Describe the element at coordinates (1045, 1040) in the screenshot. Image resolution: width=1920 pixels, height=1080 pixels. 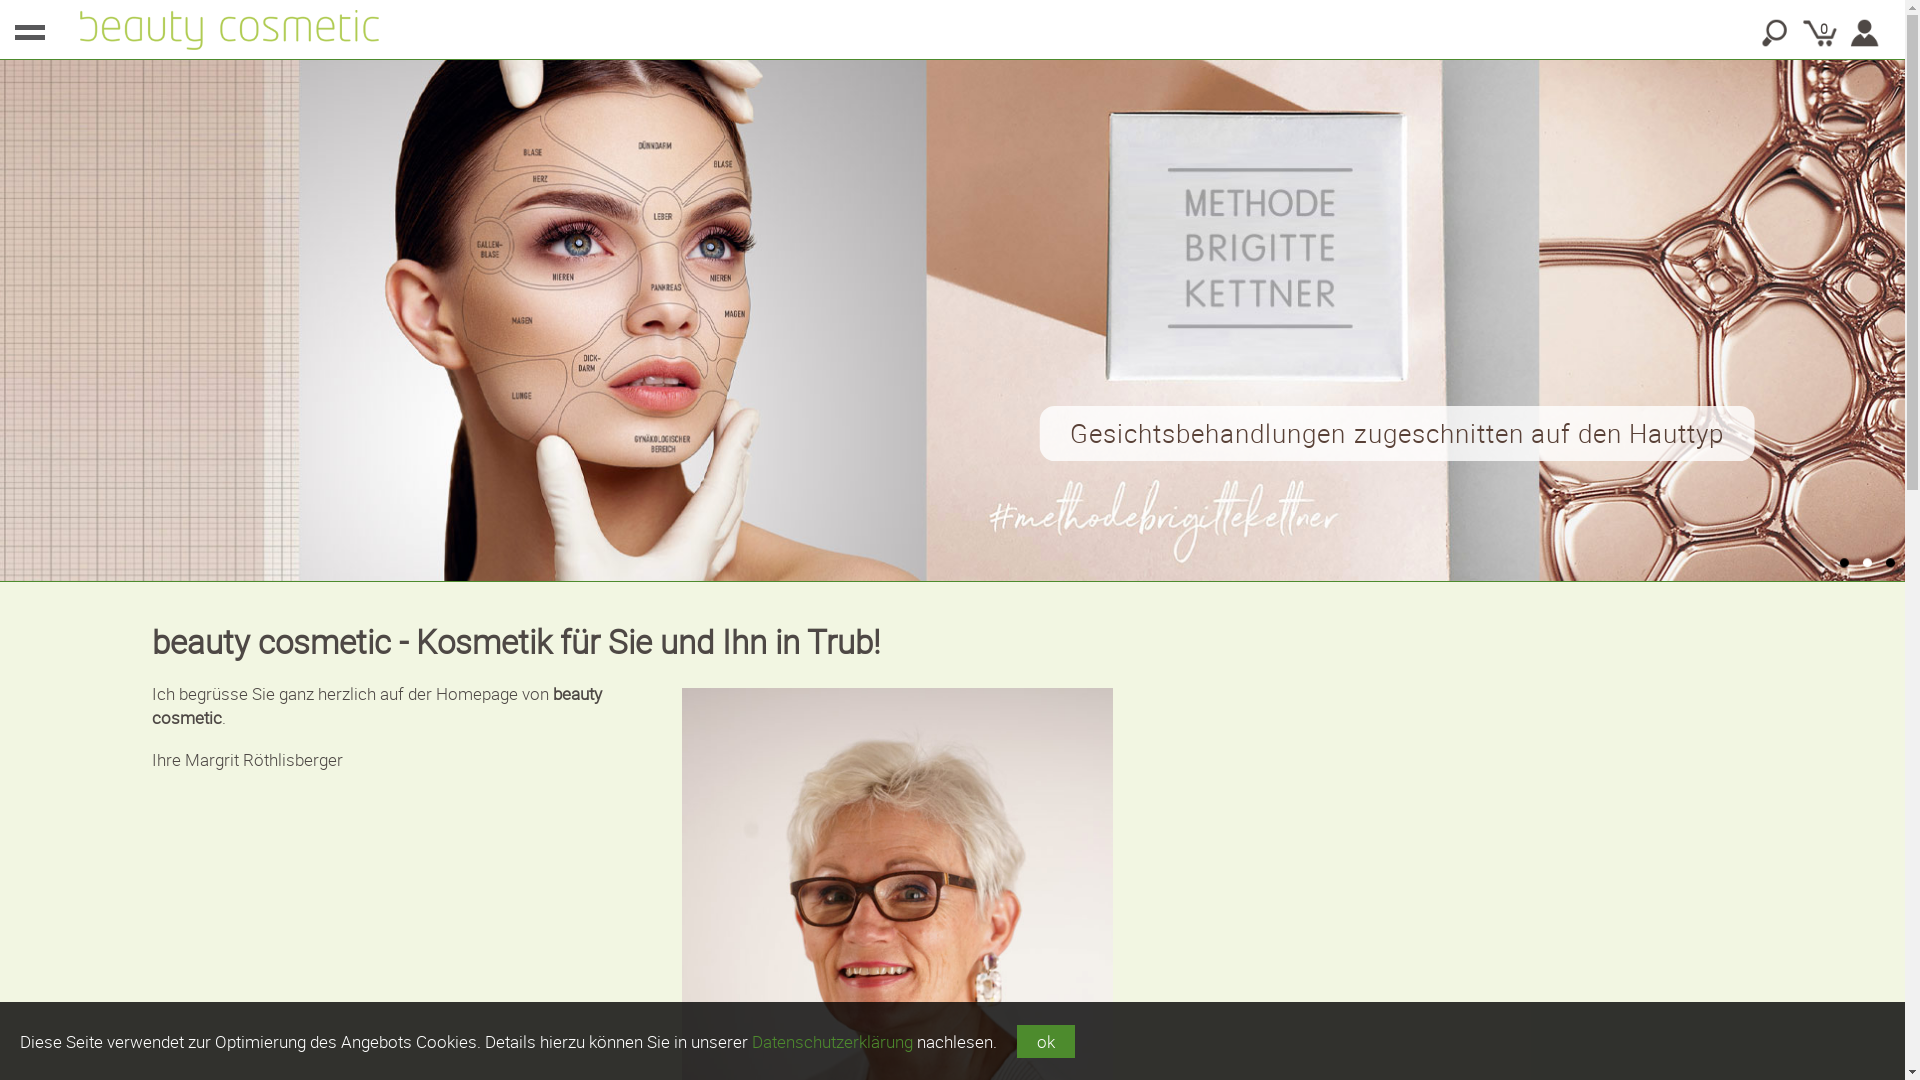
I see `'ok'` at that location.